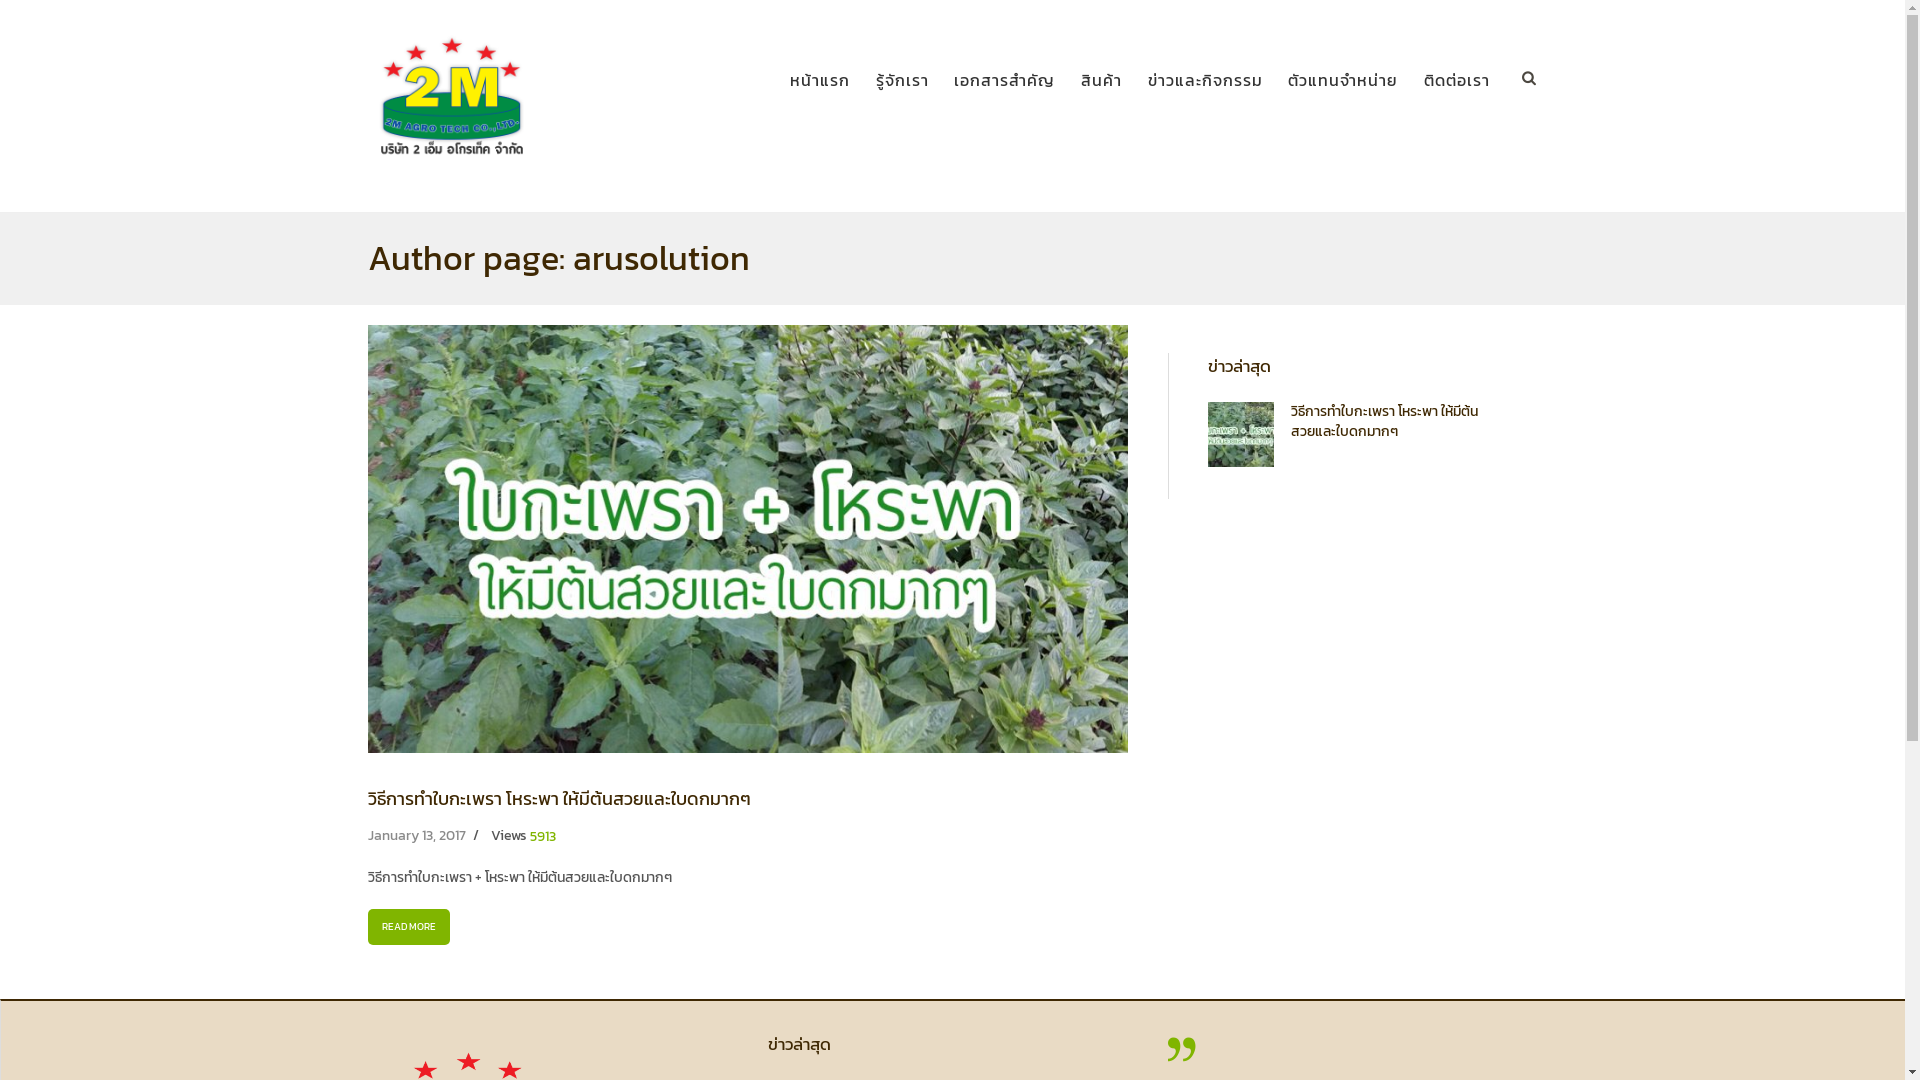 The image size is (1920, 1080). I want to click on '5913', so click(542, 837).